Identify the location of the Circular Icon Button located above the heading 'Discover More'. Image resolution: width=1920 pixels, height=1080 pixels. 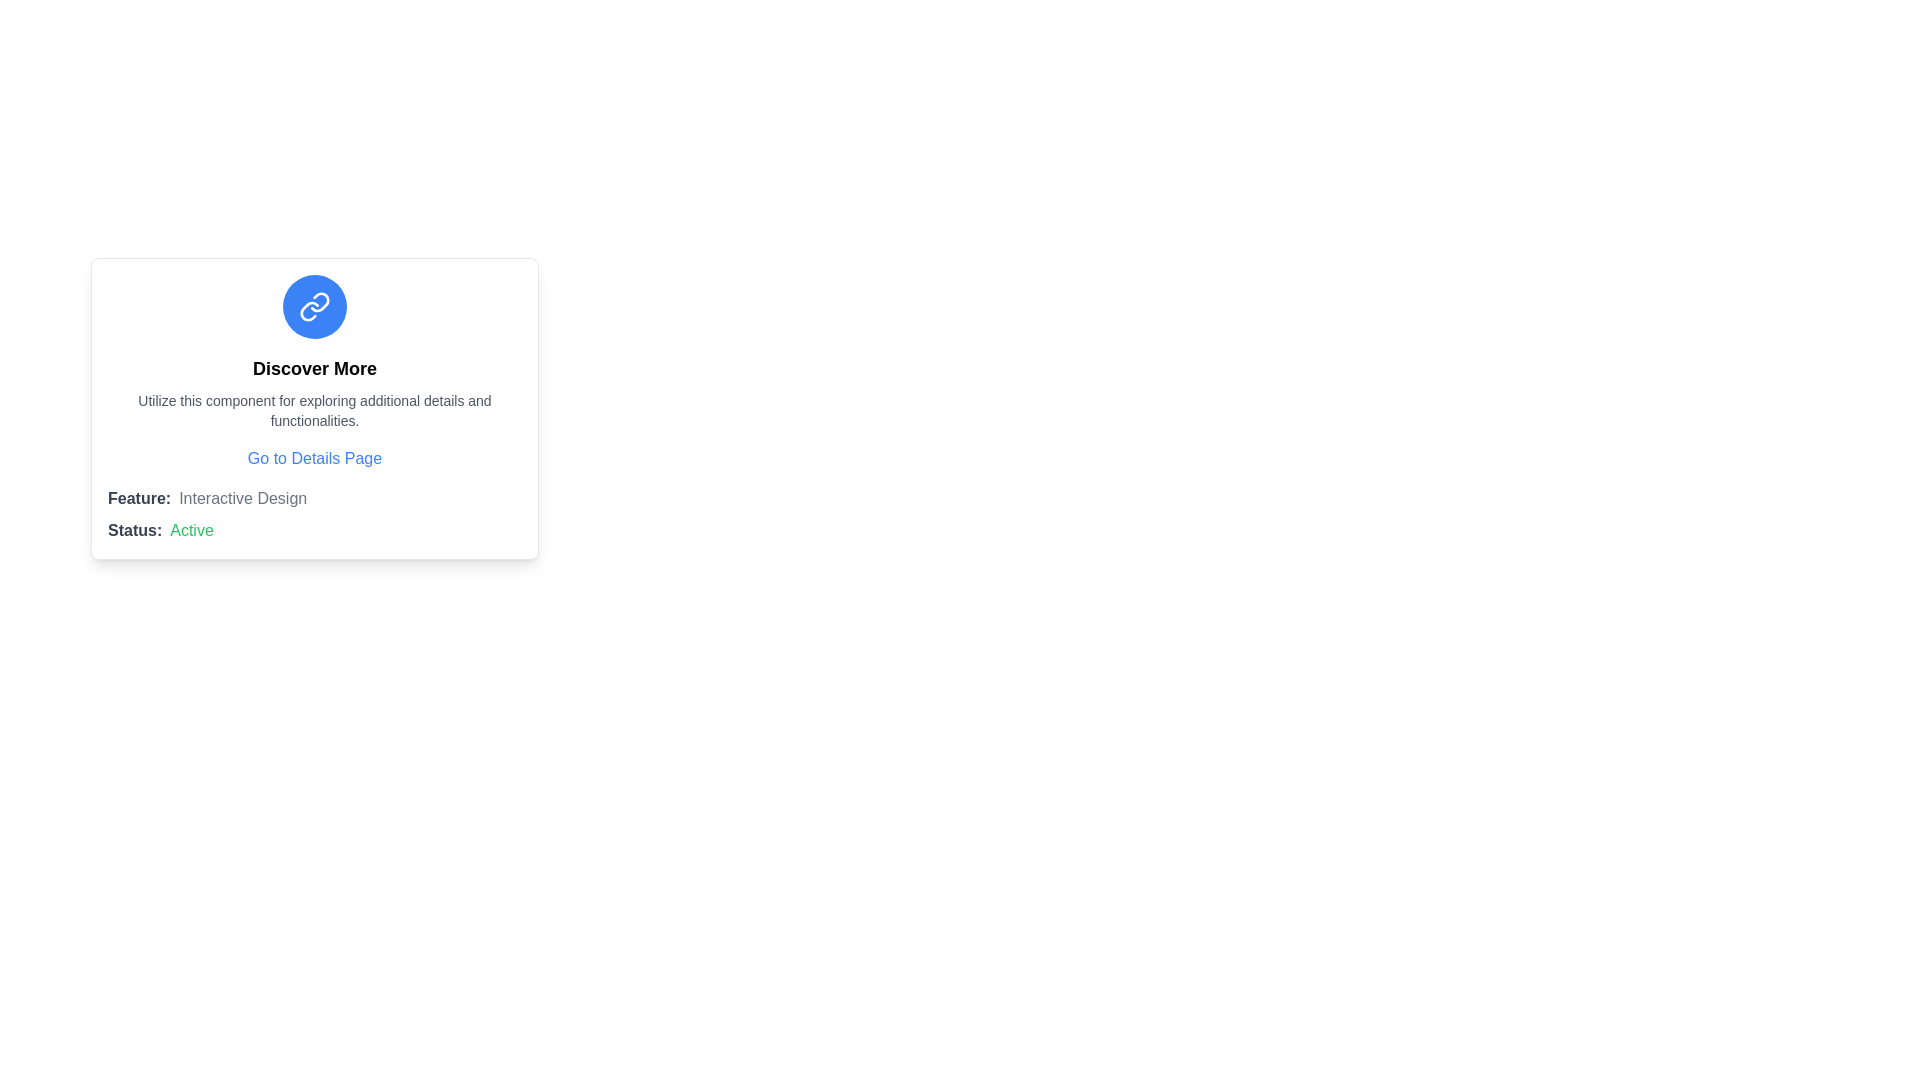
(314, 307).